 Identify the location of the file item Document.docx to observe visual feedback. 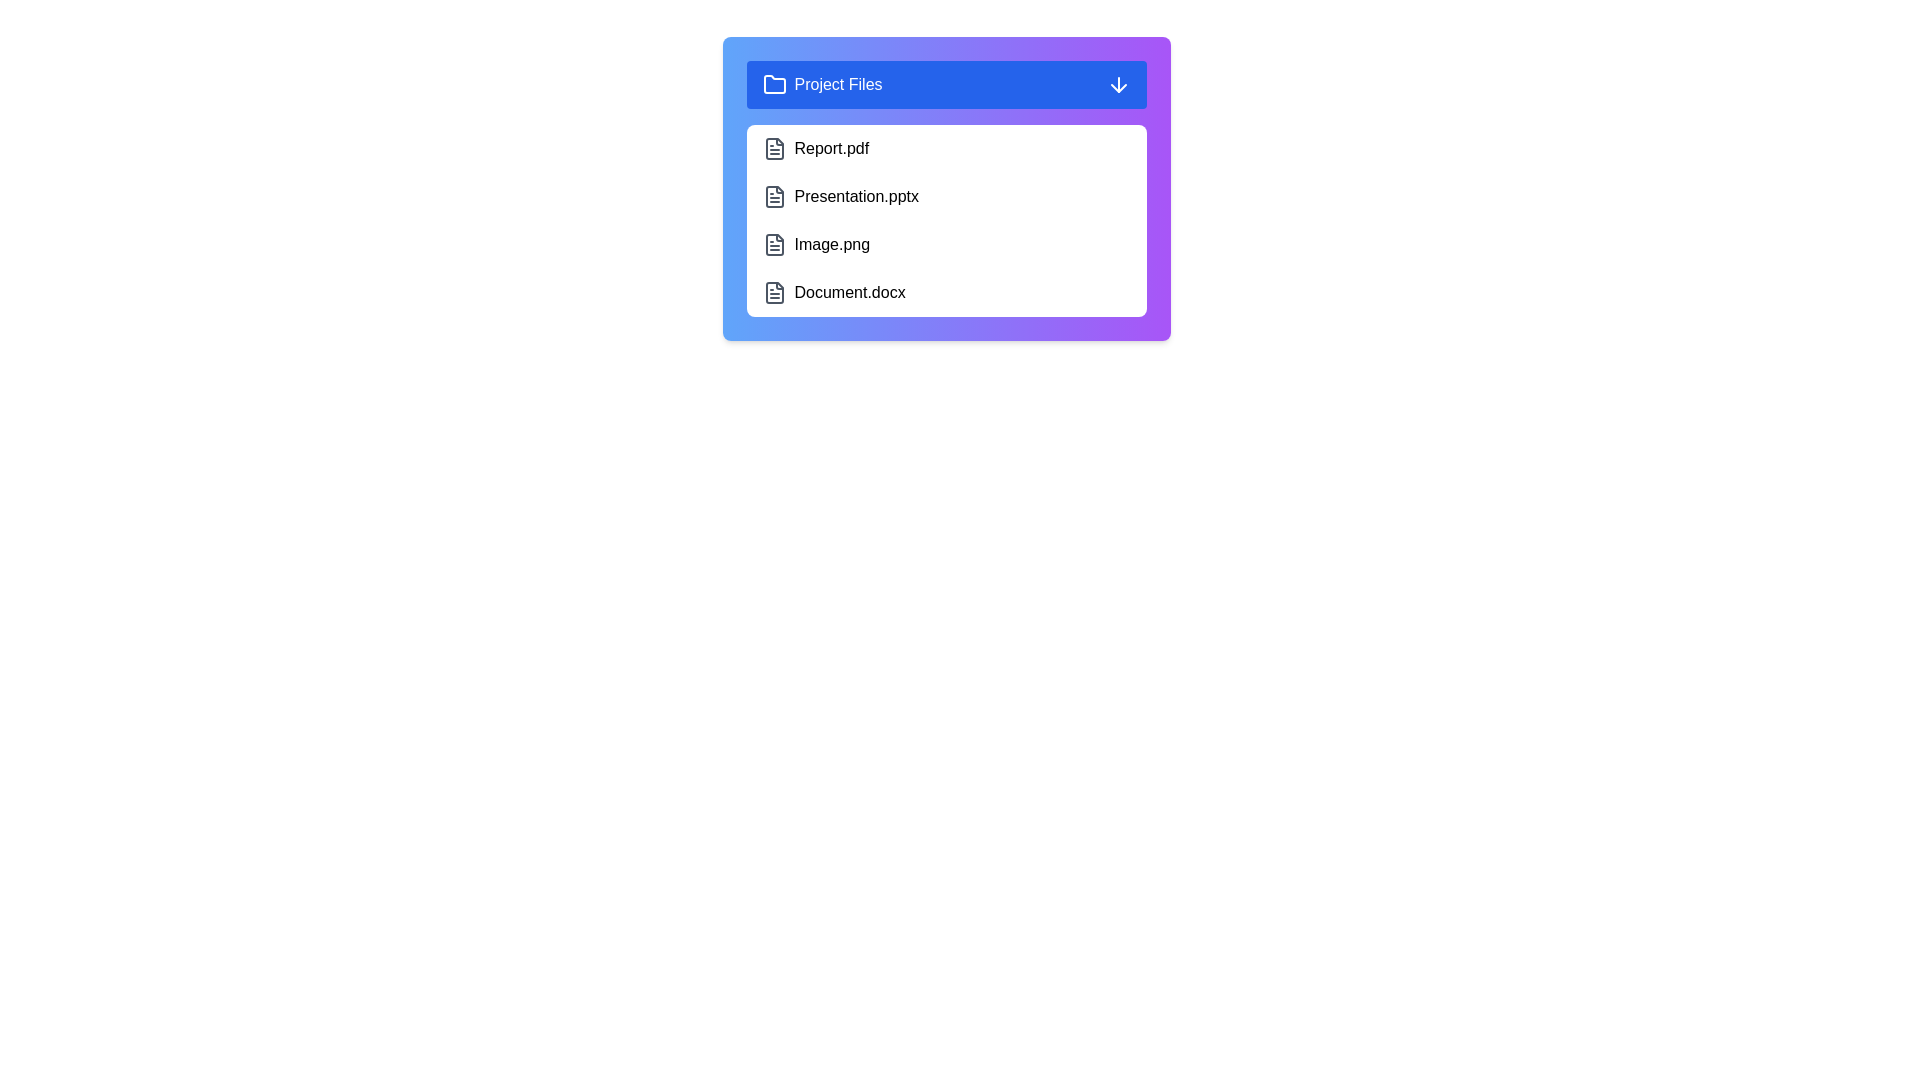
(945, 293).